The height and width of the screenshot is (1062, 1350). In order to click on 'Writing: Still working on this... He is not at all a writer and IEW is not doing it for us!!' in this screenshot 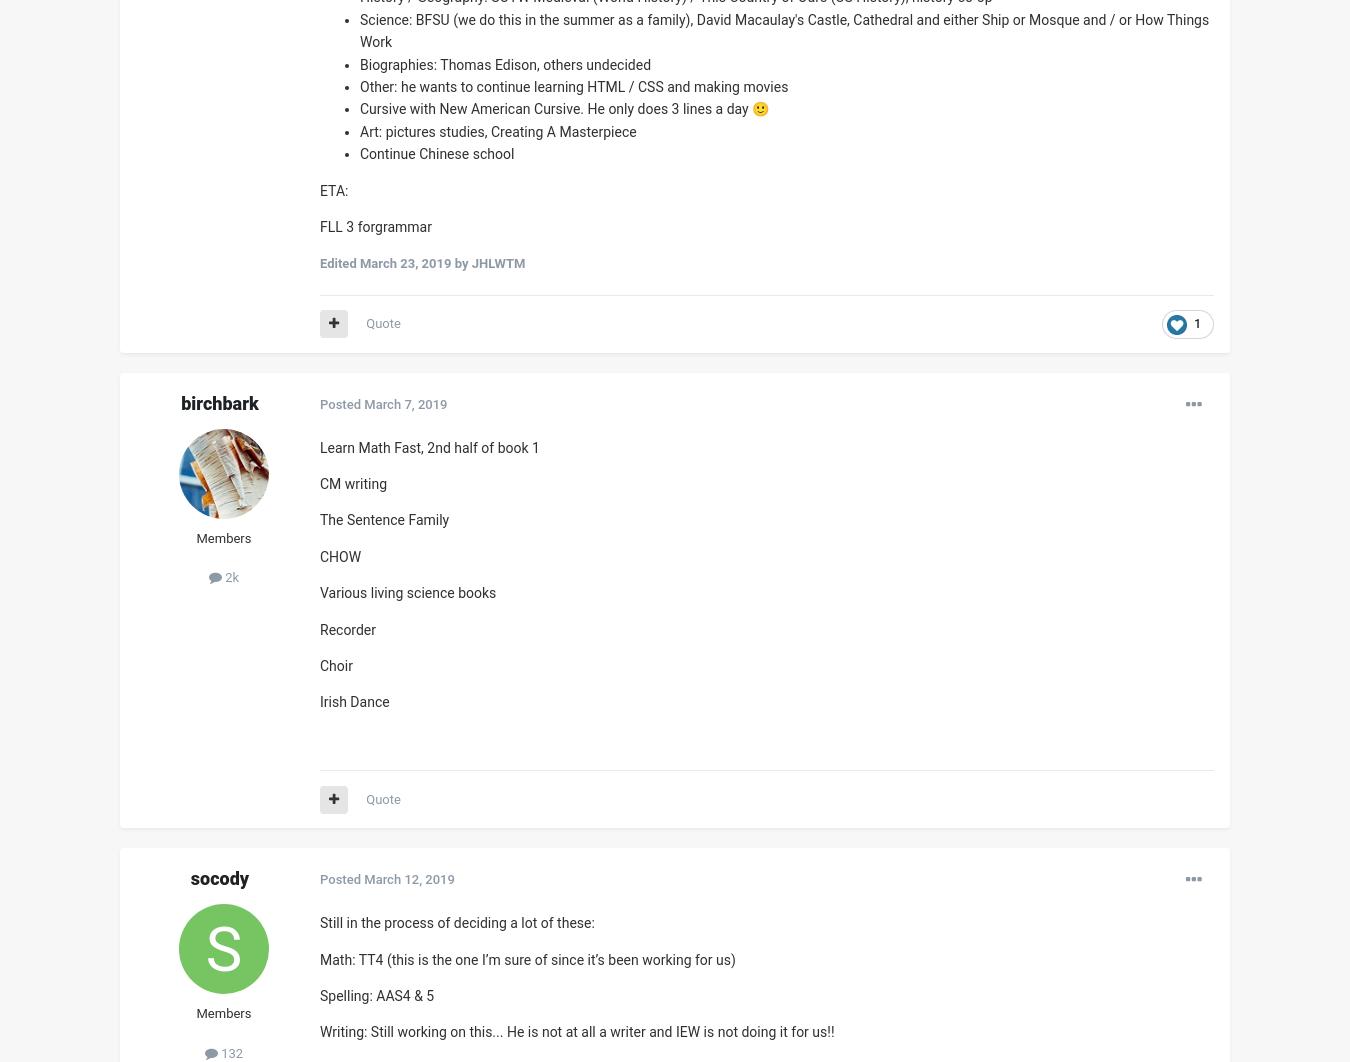, I will do `click(576, 1031)`.